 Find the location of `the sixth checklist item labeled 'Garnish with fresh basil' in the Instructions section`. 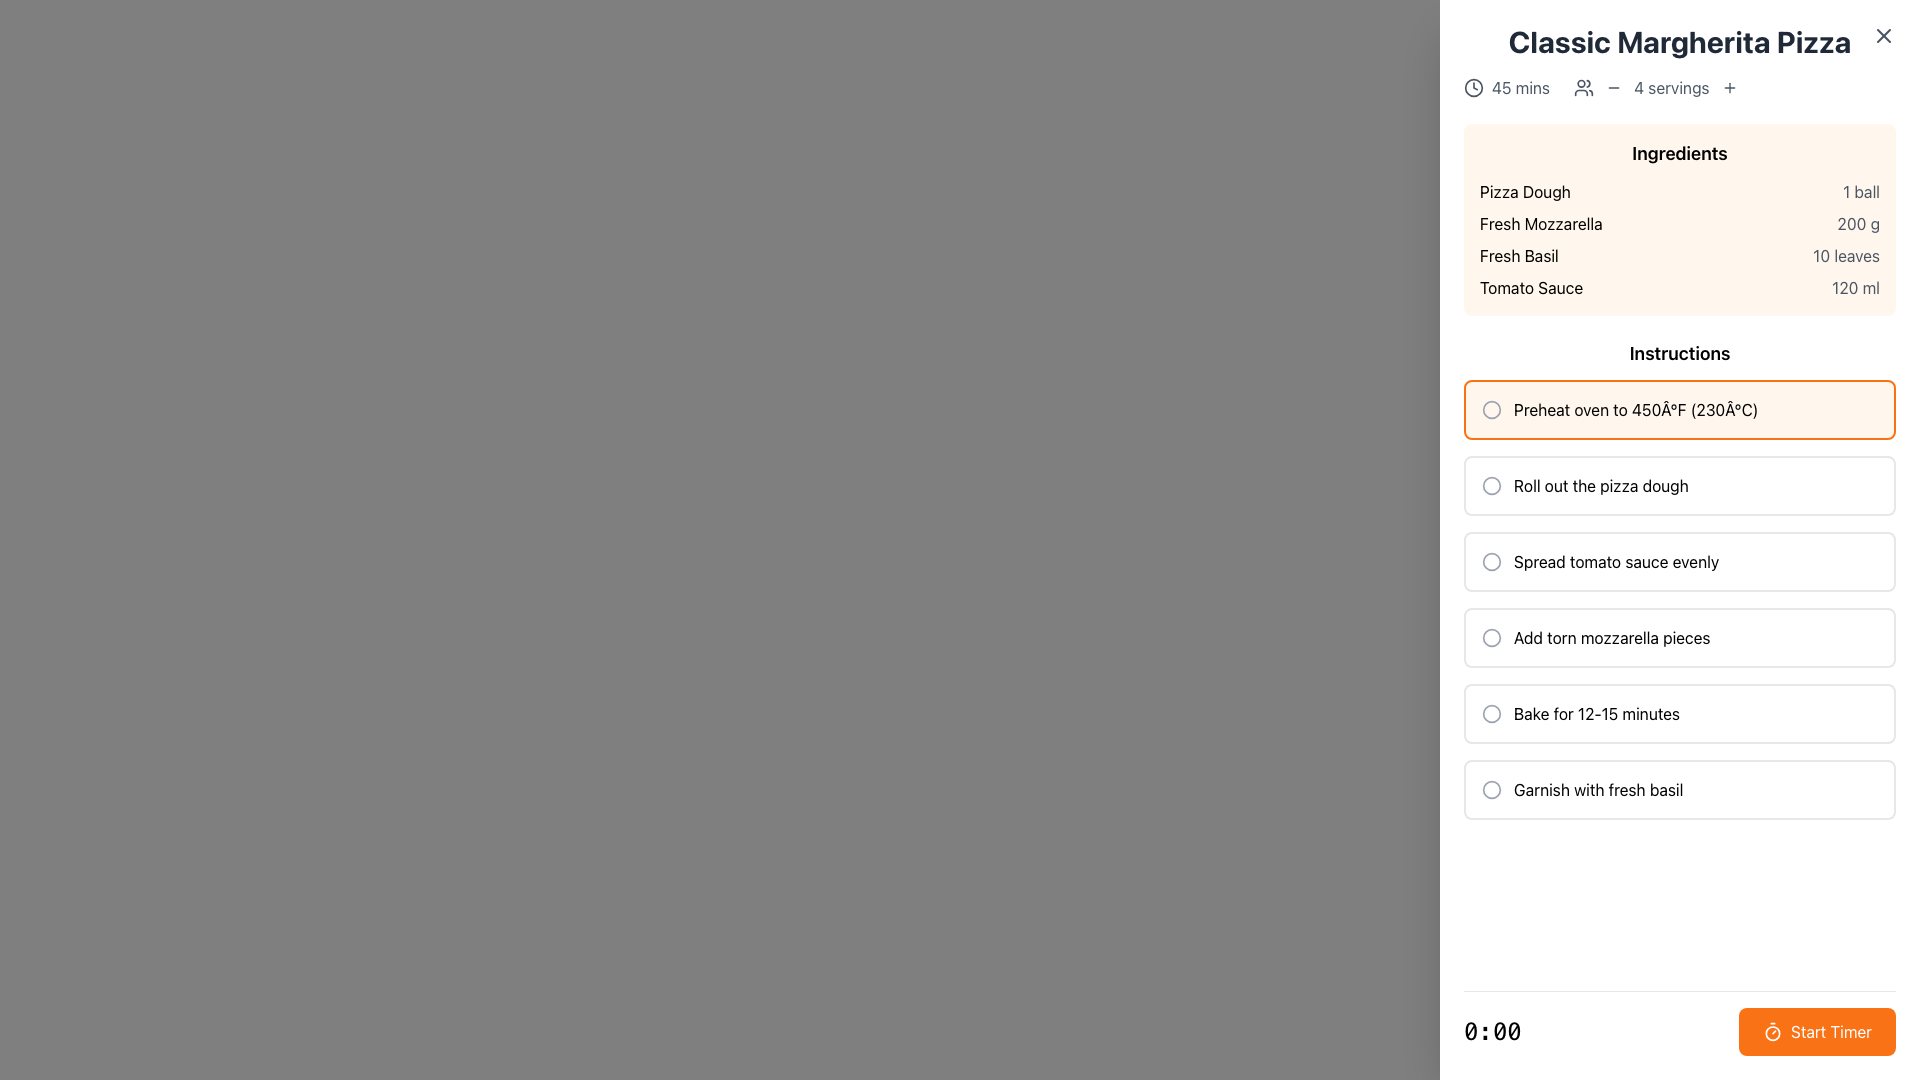

the sixth checklist item labeled 'Garnish with fresh basil' in the Instructions section is located at coordinates (1680, 789).